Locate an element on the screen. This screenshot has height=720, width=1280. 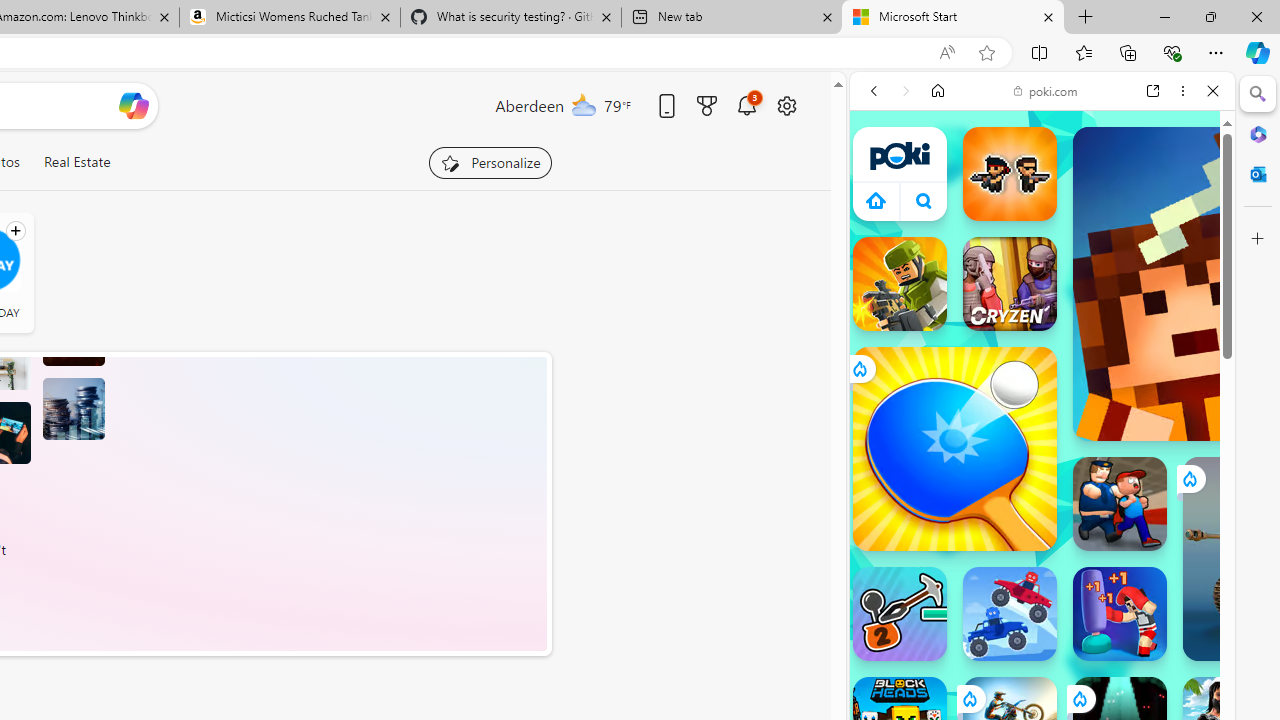
'Shooting Games' is located at coordinates (1041, 518).